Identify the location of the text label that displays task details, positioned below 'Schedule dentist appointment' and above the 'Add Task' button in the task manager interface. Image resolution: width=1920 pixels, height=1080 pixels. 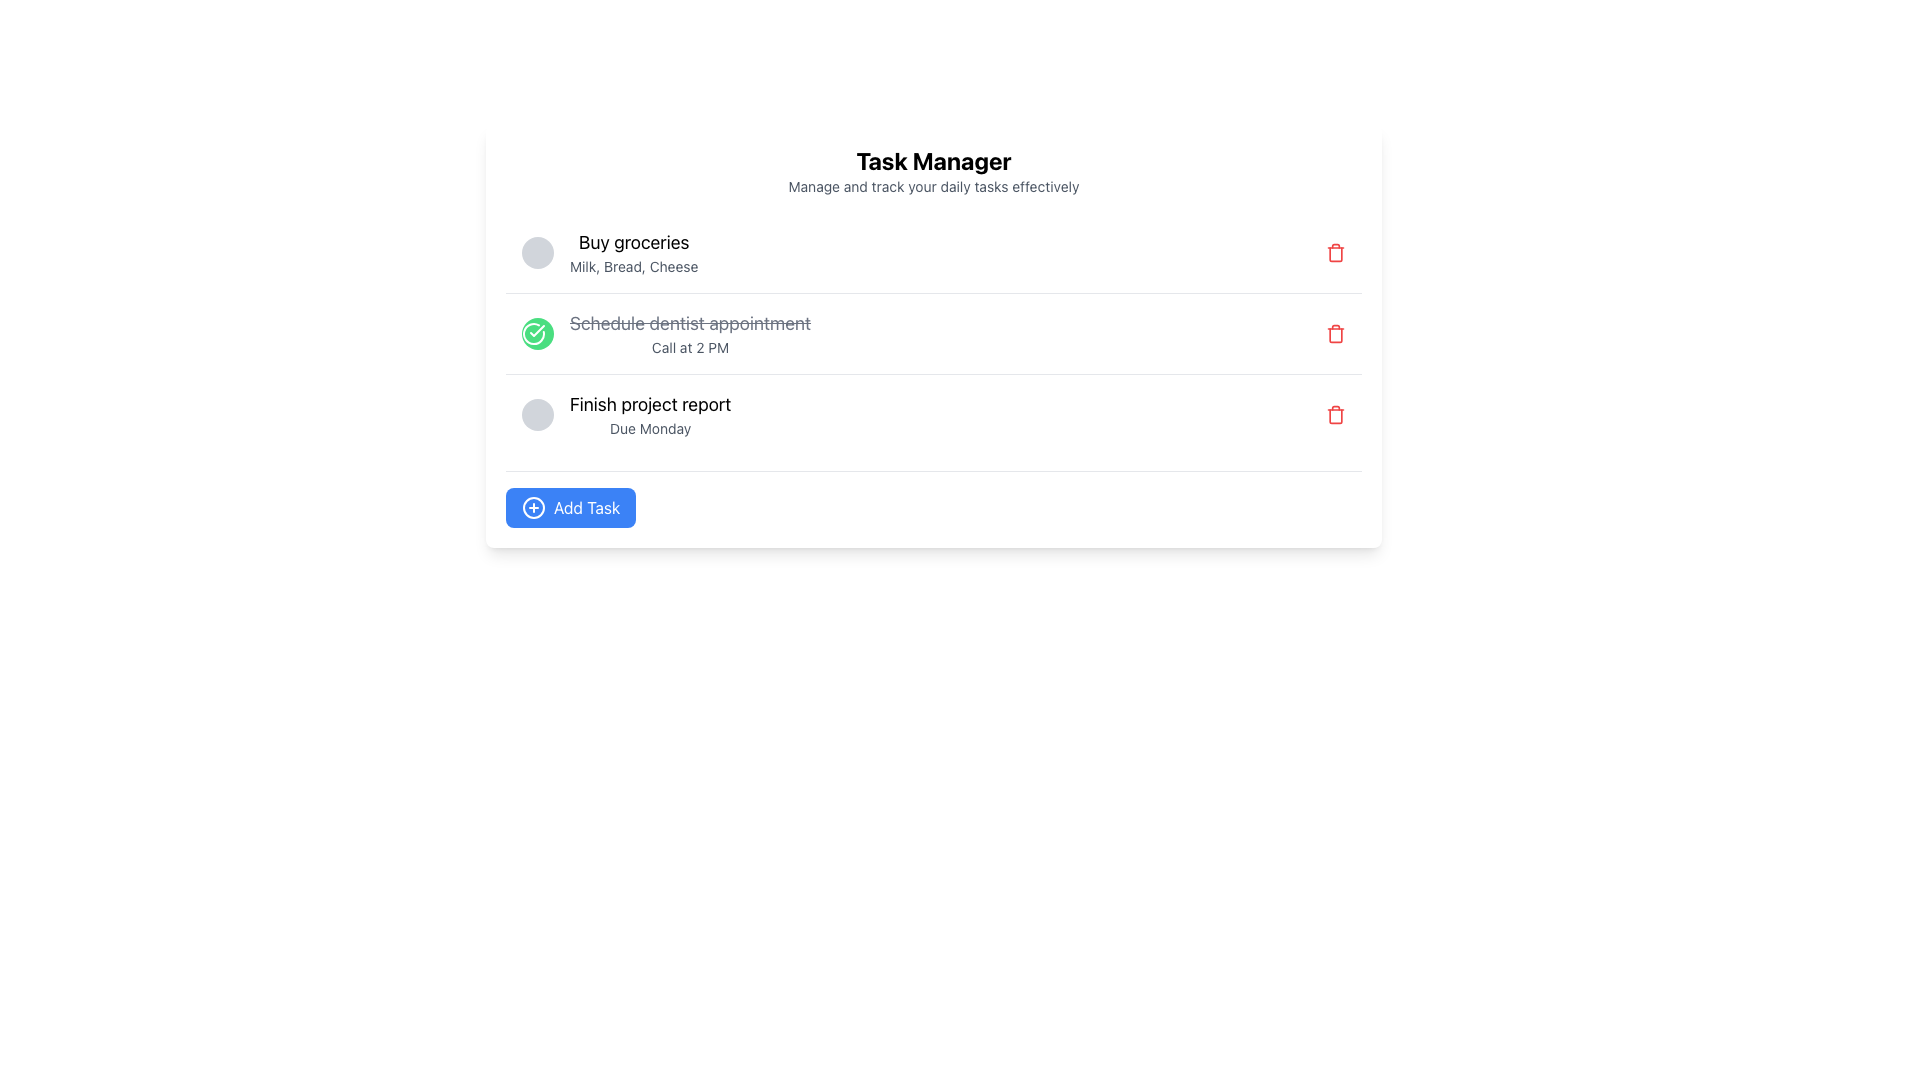
(650, 414).